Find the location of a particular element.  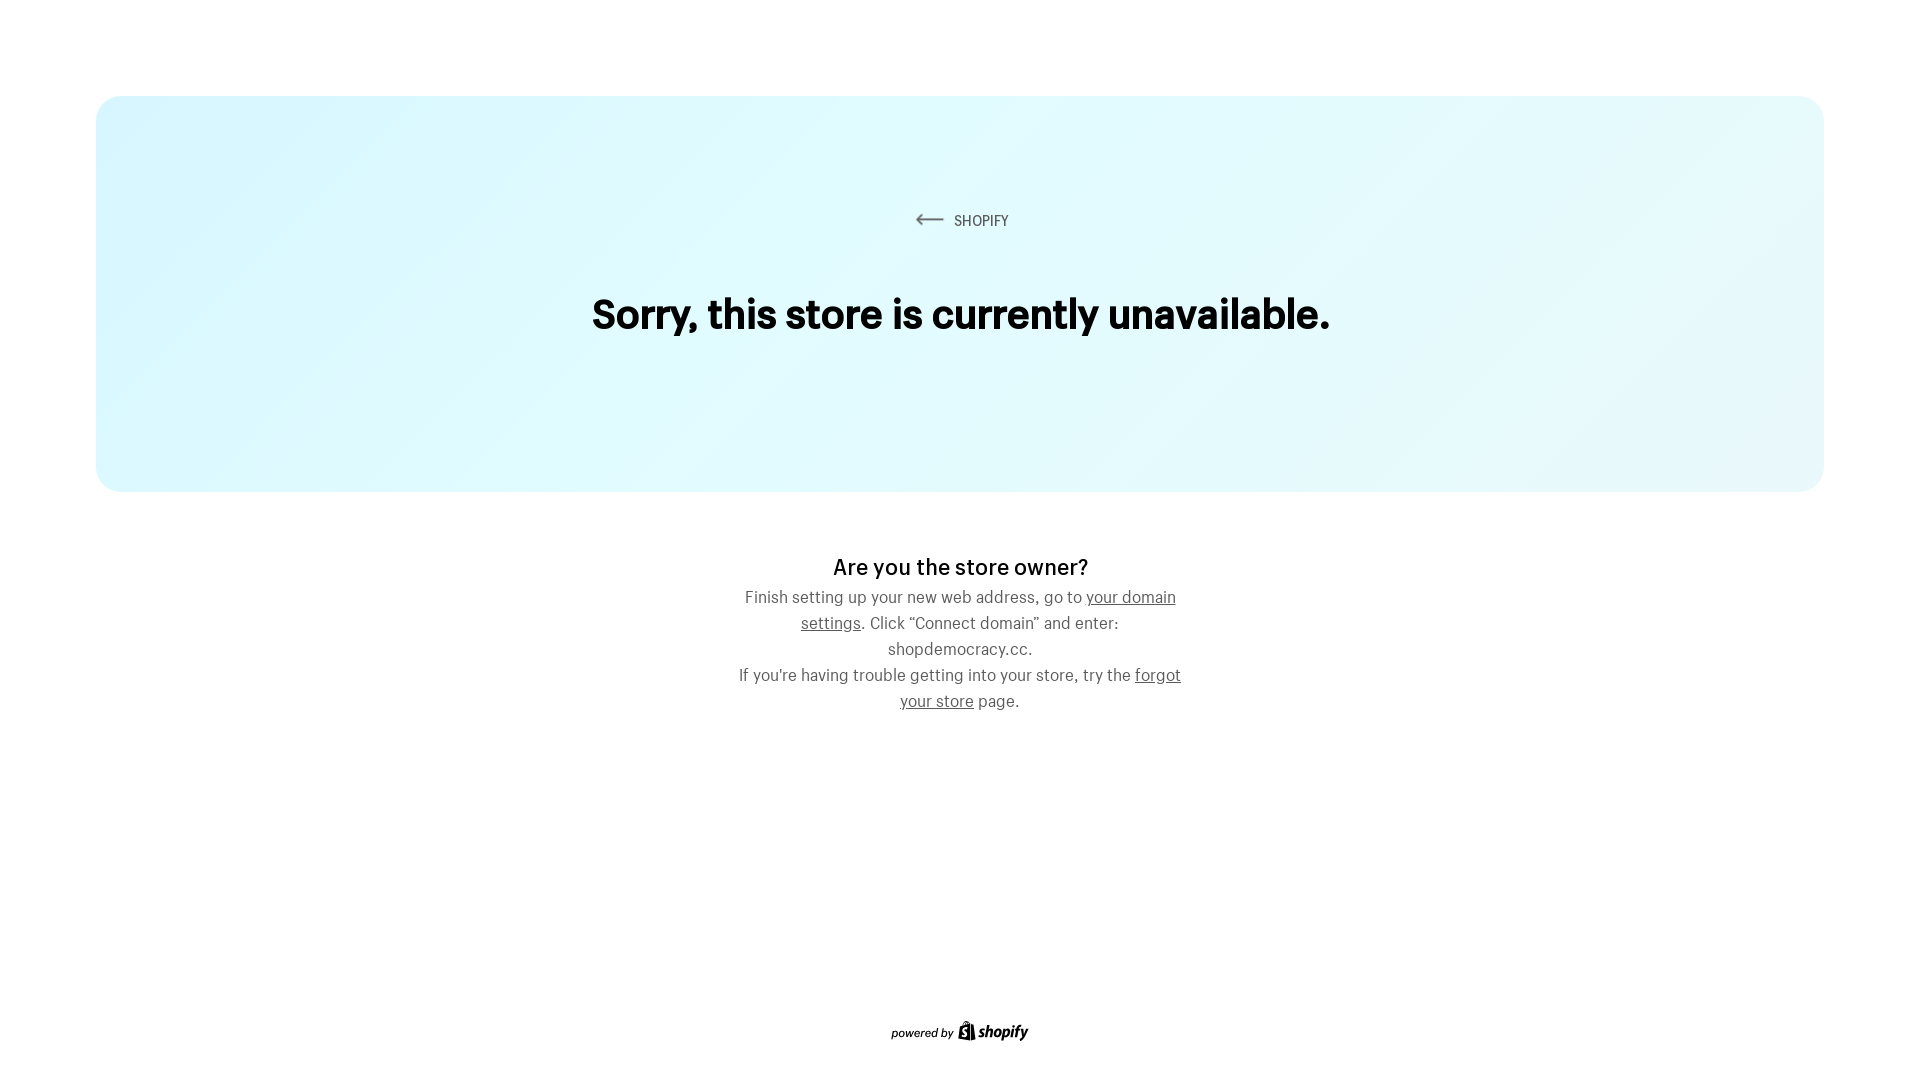

'your domain settings' is located at coordinates (988, 605).